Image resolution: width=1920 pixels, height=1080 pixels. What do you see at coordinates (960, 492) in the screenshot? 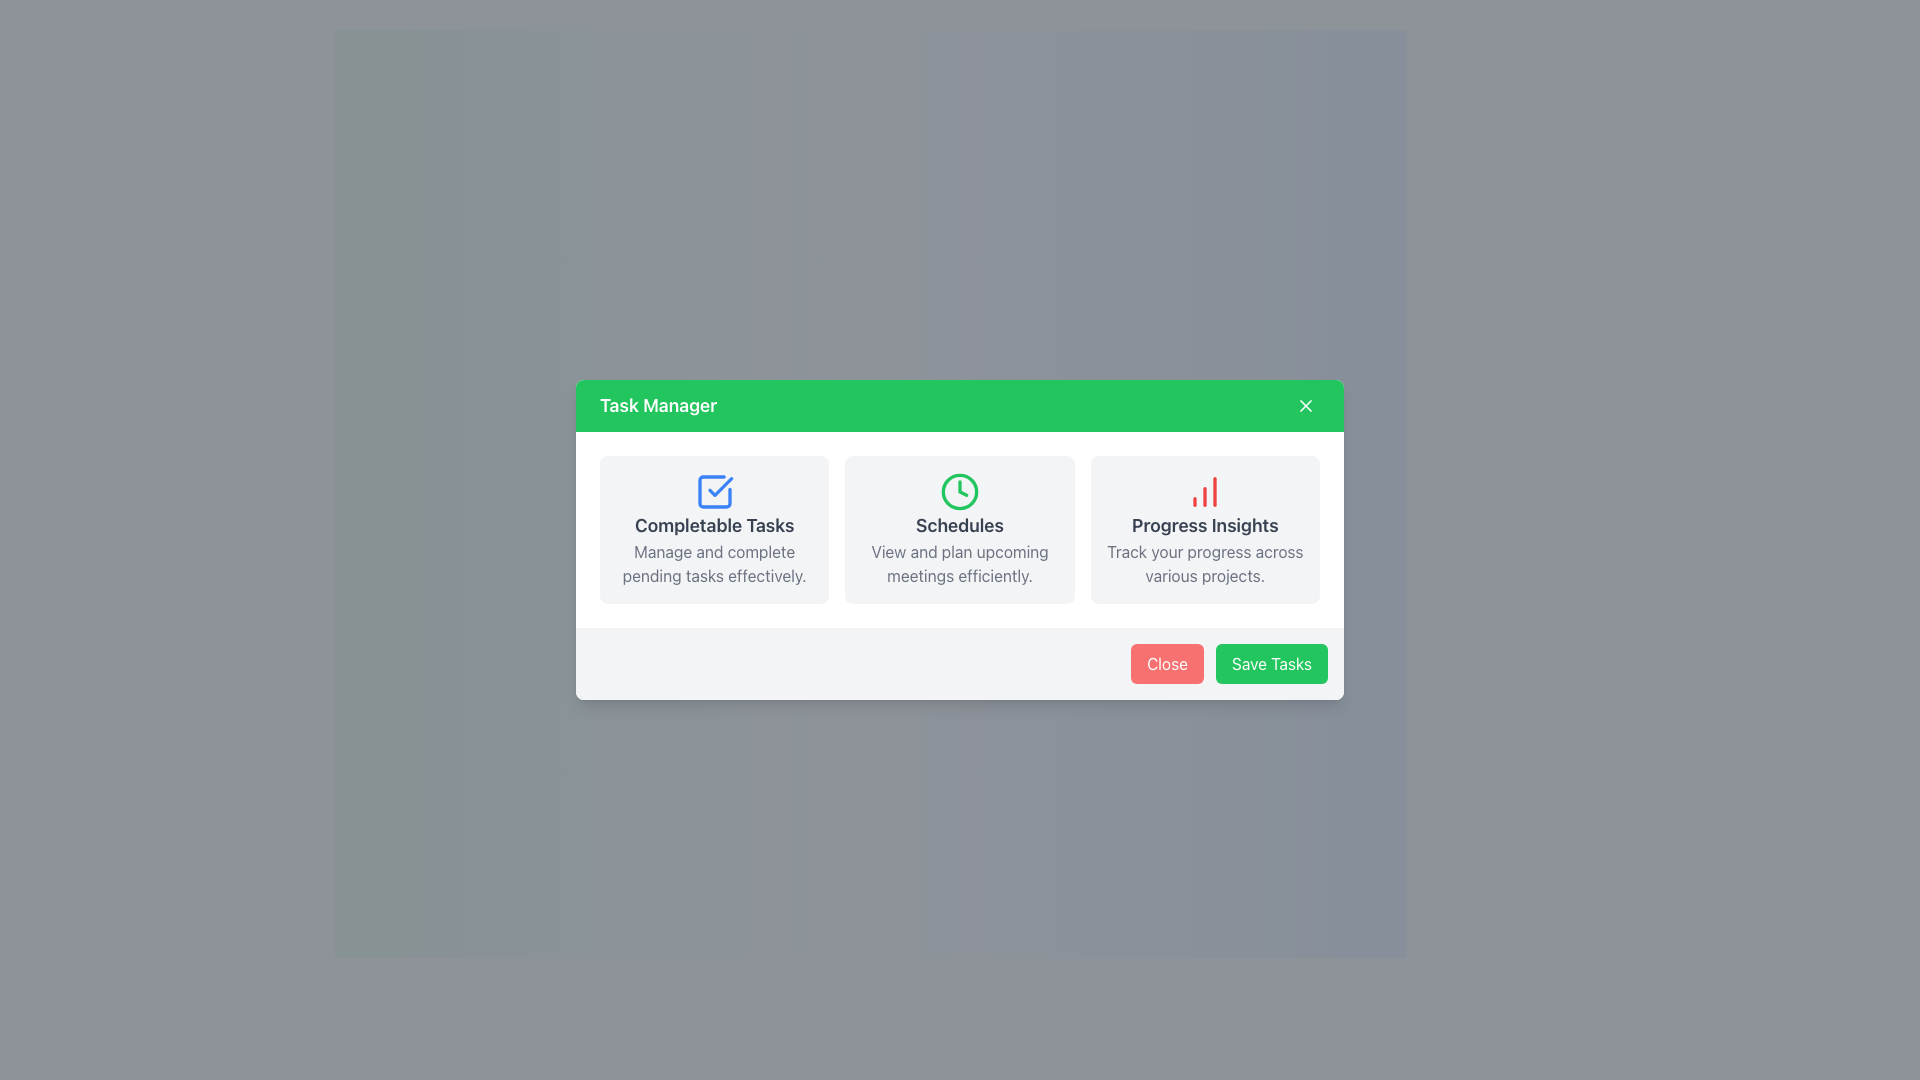
I see `the green clock icon with a circular outline and clock hands, located in the middle section of the Task Manager interface, directly above the 'Schedules' label` at bounding box center [960, 492].